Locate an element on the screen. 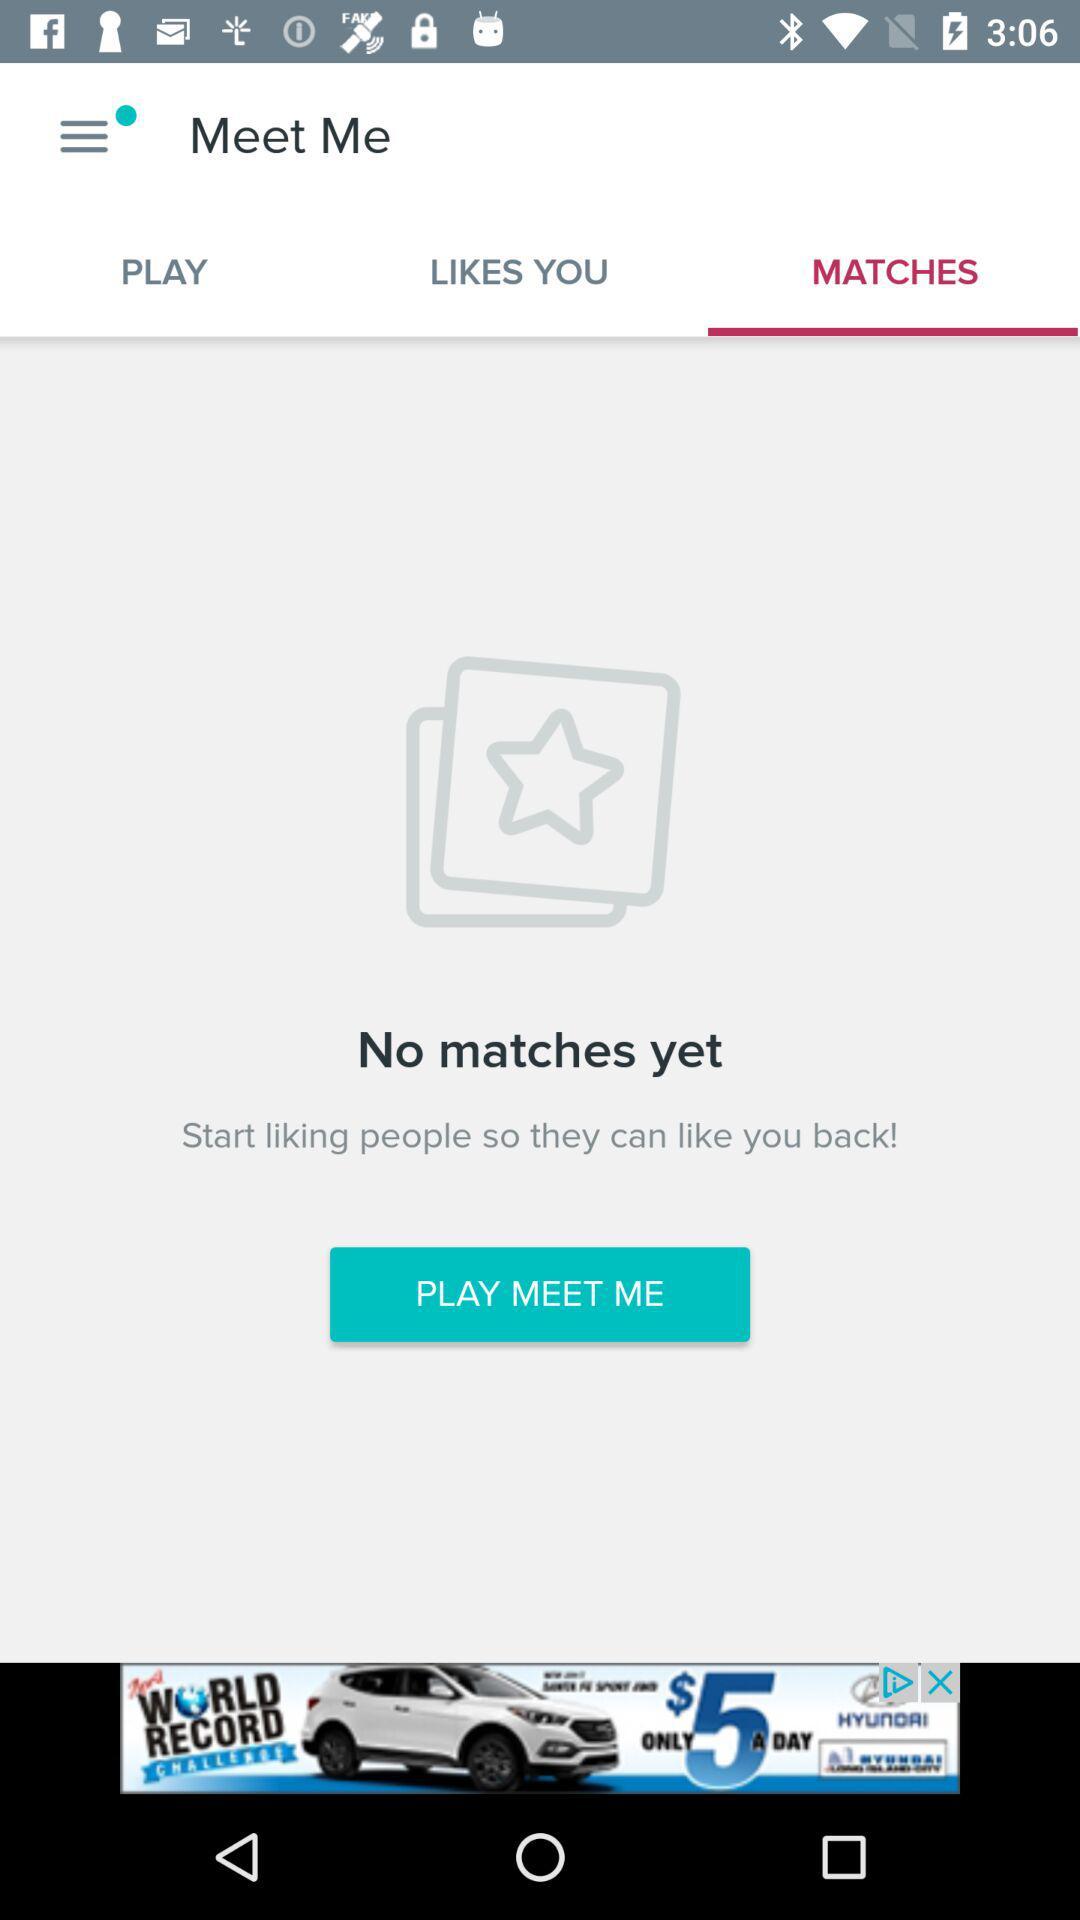  advertisement is located at coordinates (540, 1727).